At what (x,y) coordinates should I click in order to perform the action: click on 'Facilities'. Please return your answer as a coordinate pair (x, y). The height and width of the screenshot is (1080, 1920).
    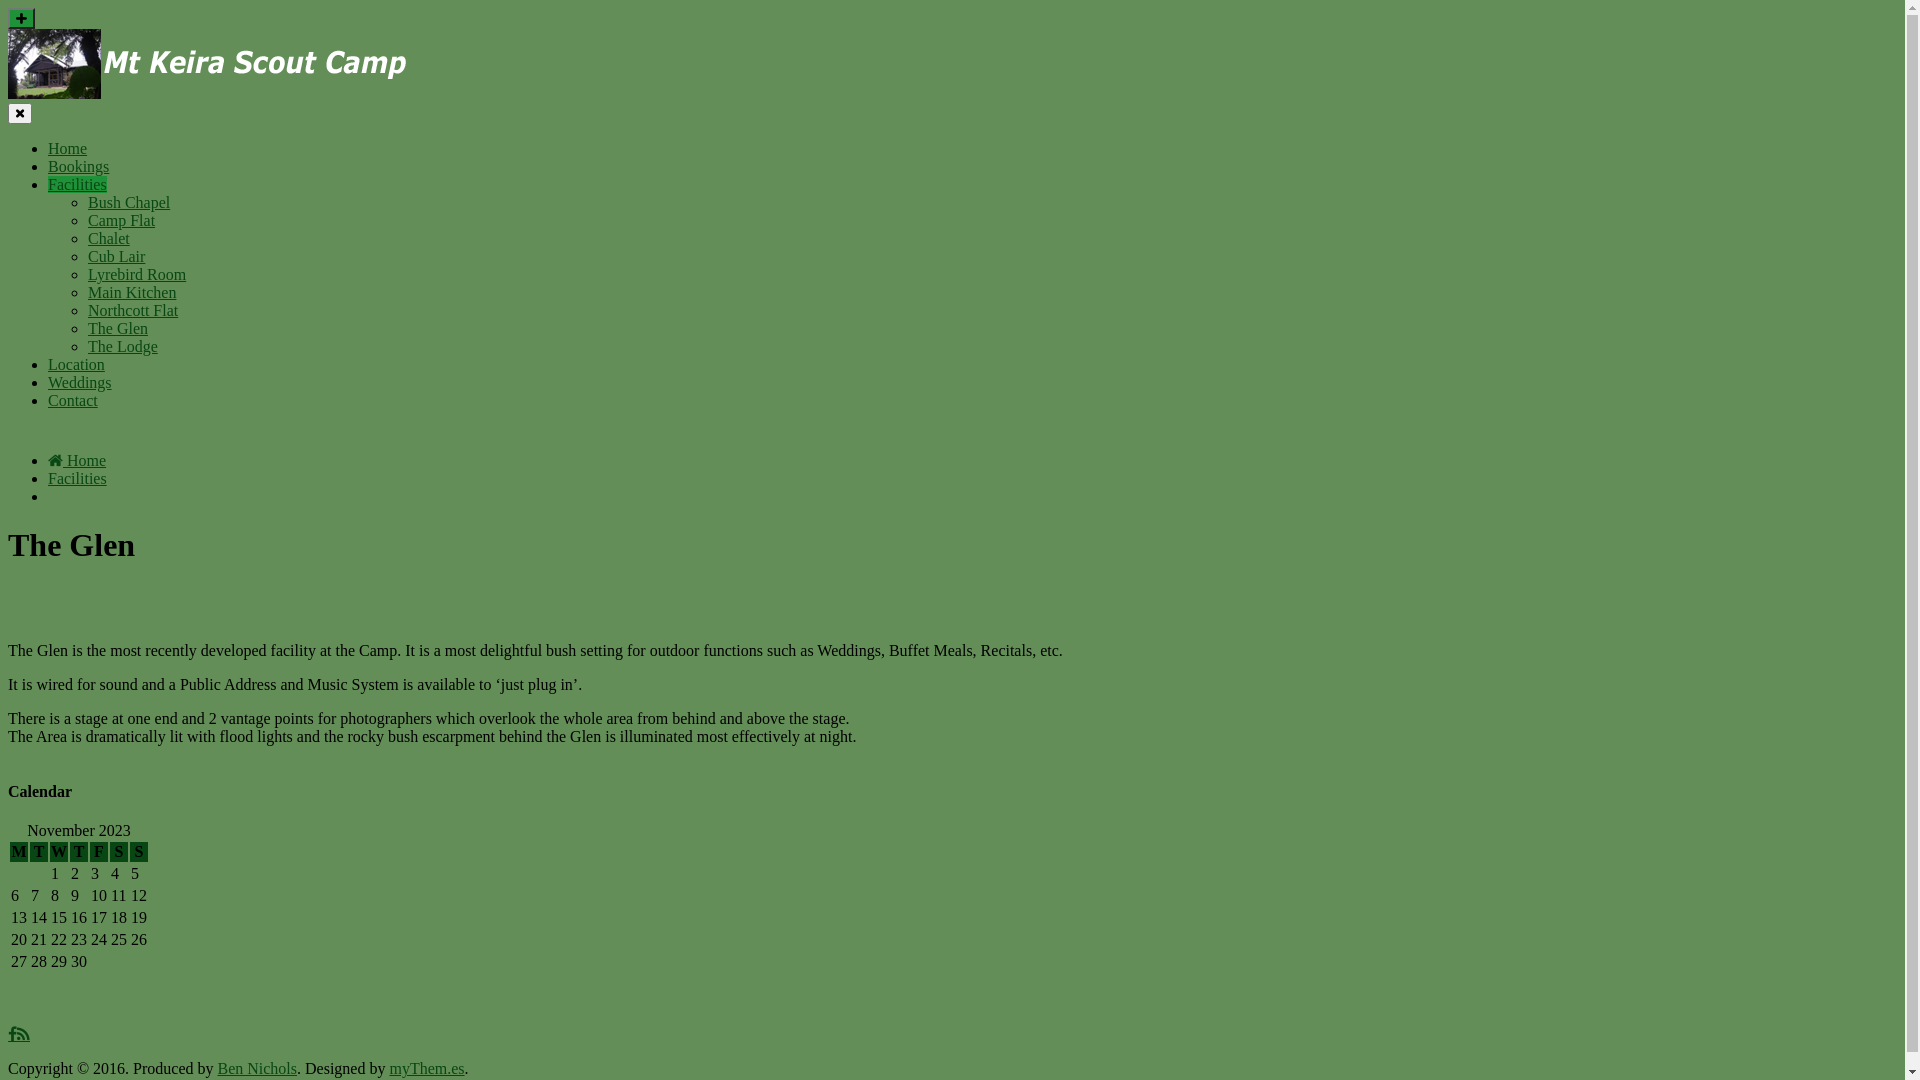
    Looking at the image, I should click on (77, 184).